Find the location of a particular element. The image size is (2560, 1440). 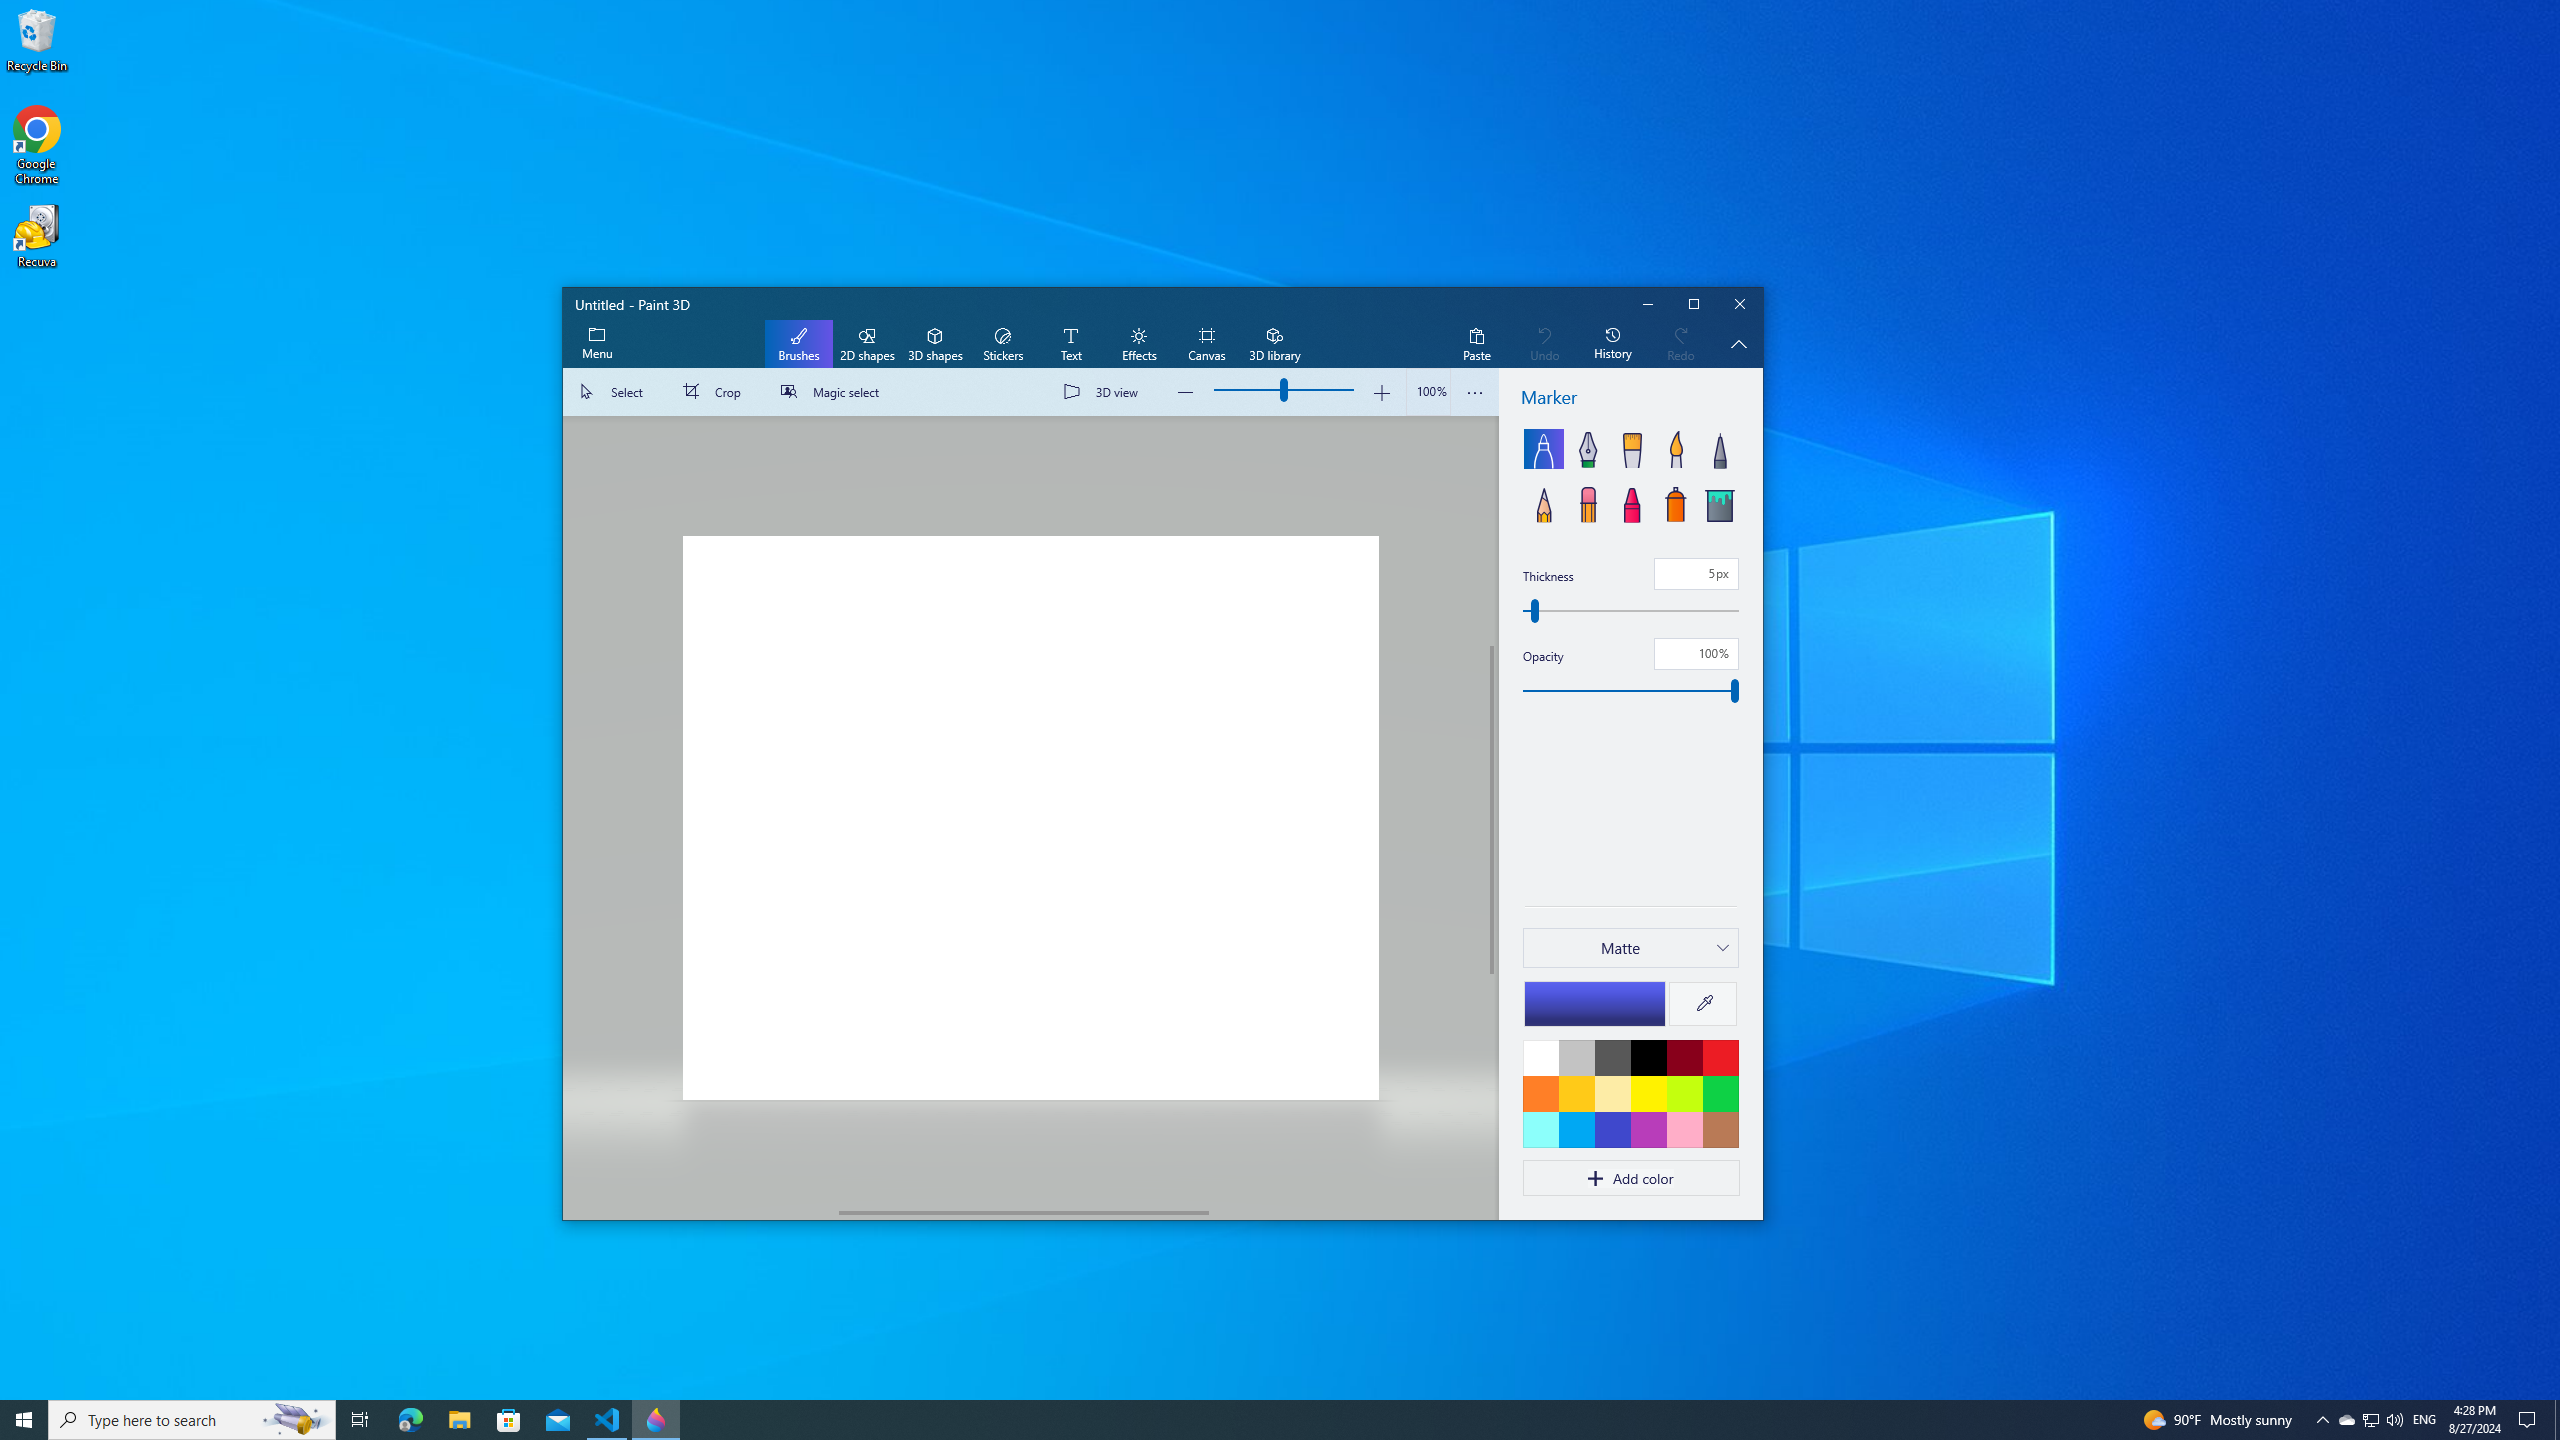

'3D library' is located at coordinates (1273, 344).